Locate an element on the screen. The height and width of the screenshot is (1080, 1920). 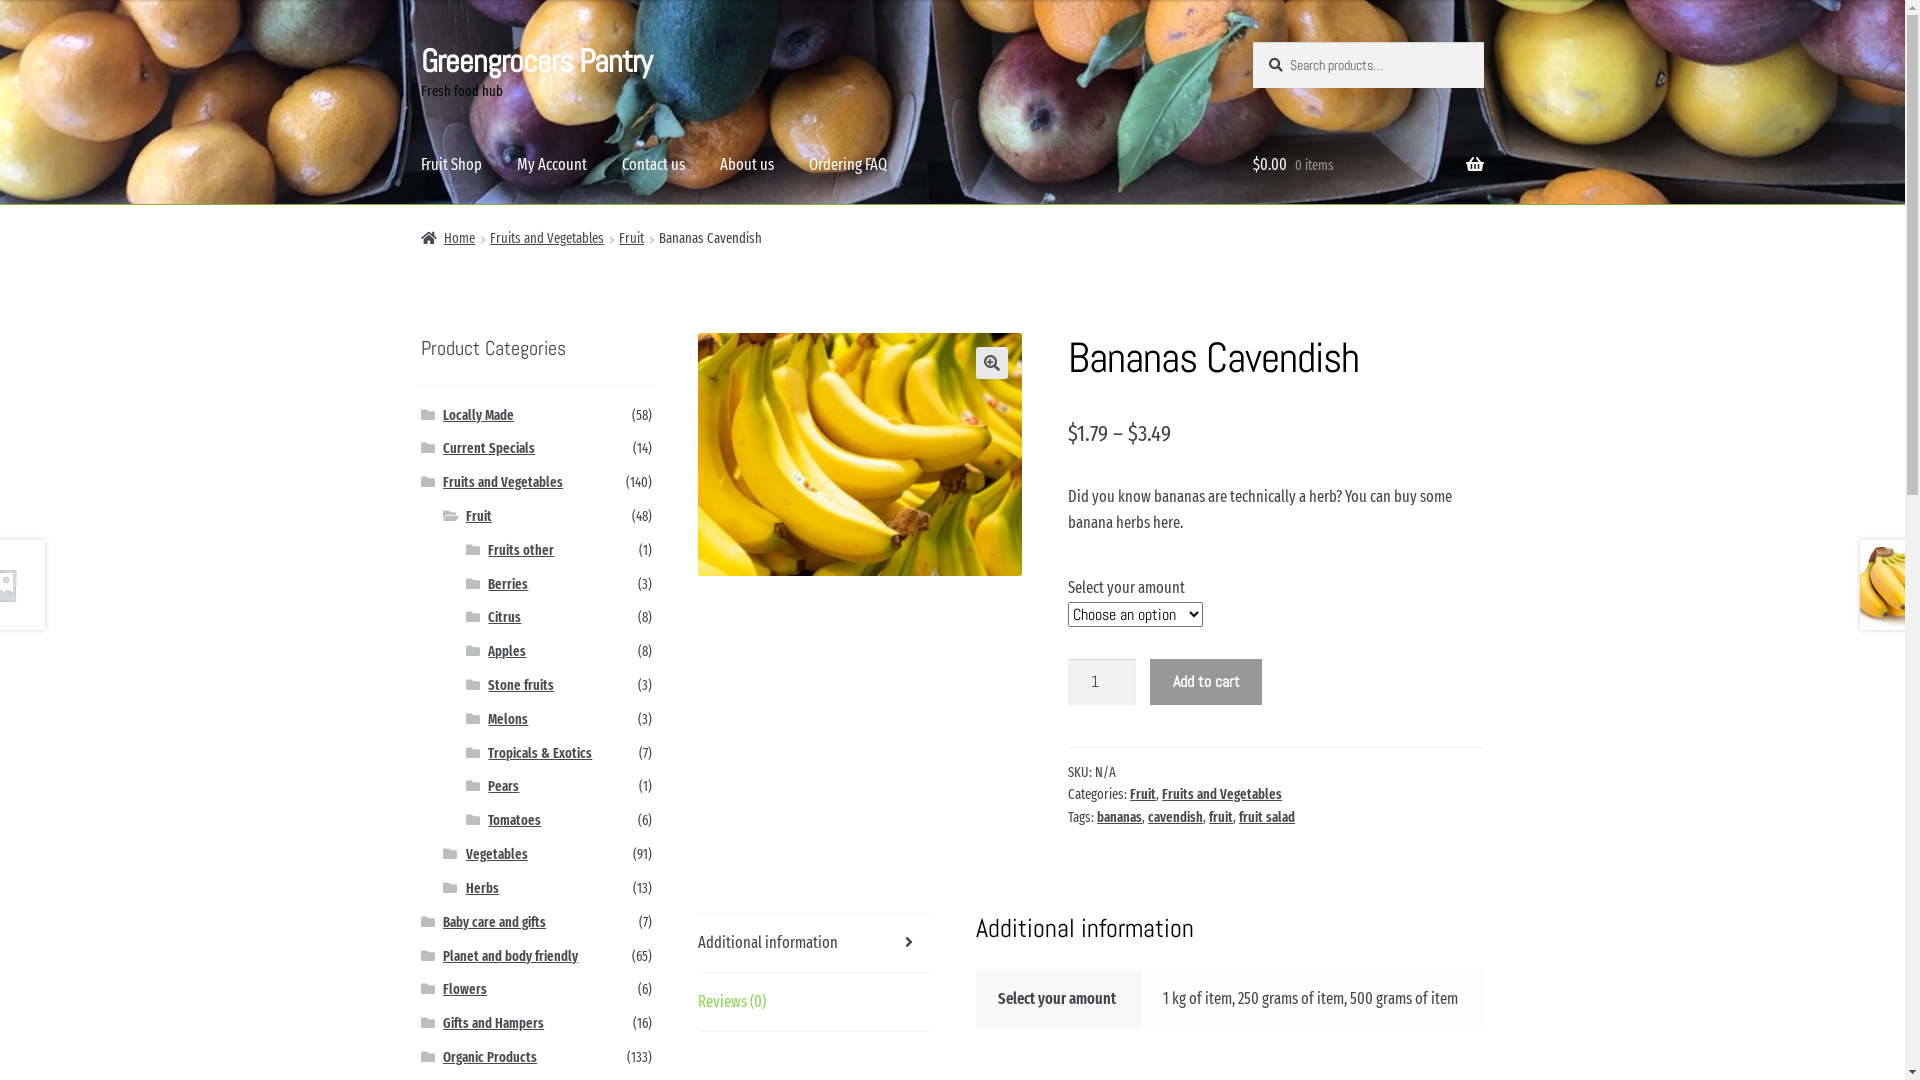
'Flowers' is located at coordinates (441, 988).